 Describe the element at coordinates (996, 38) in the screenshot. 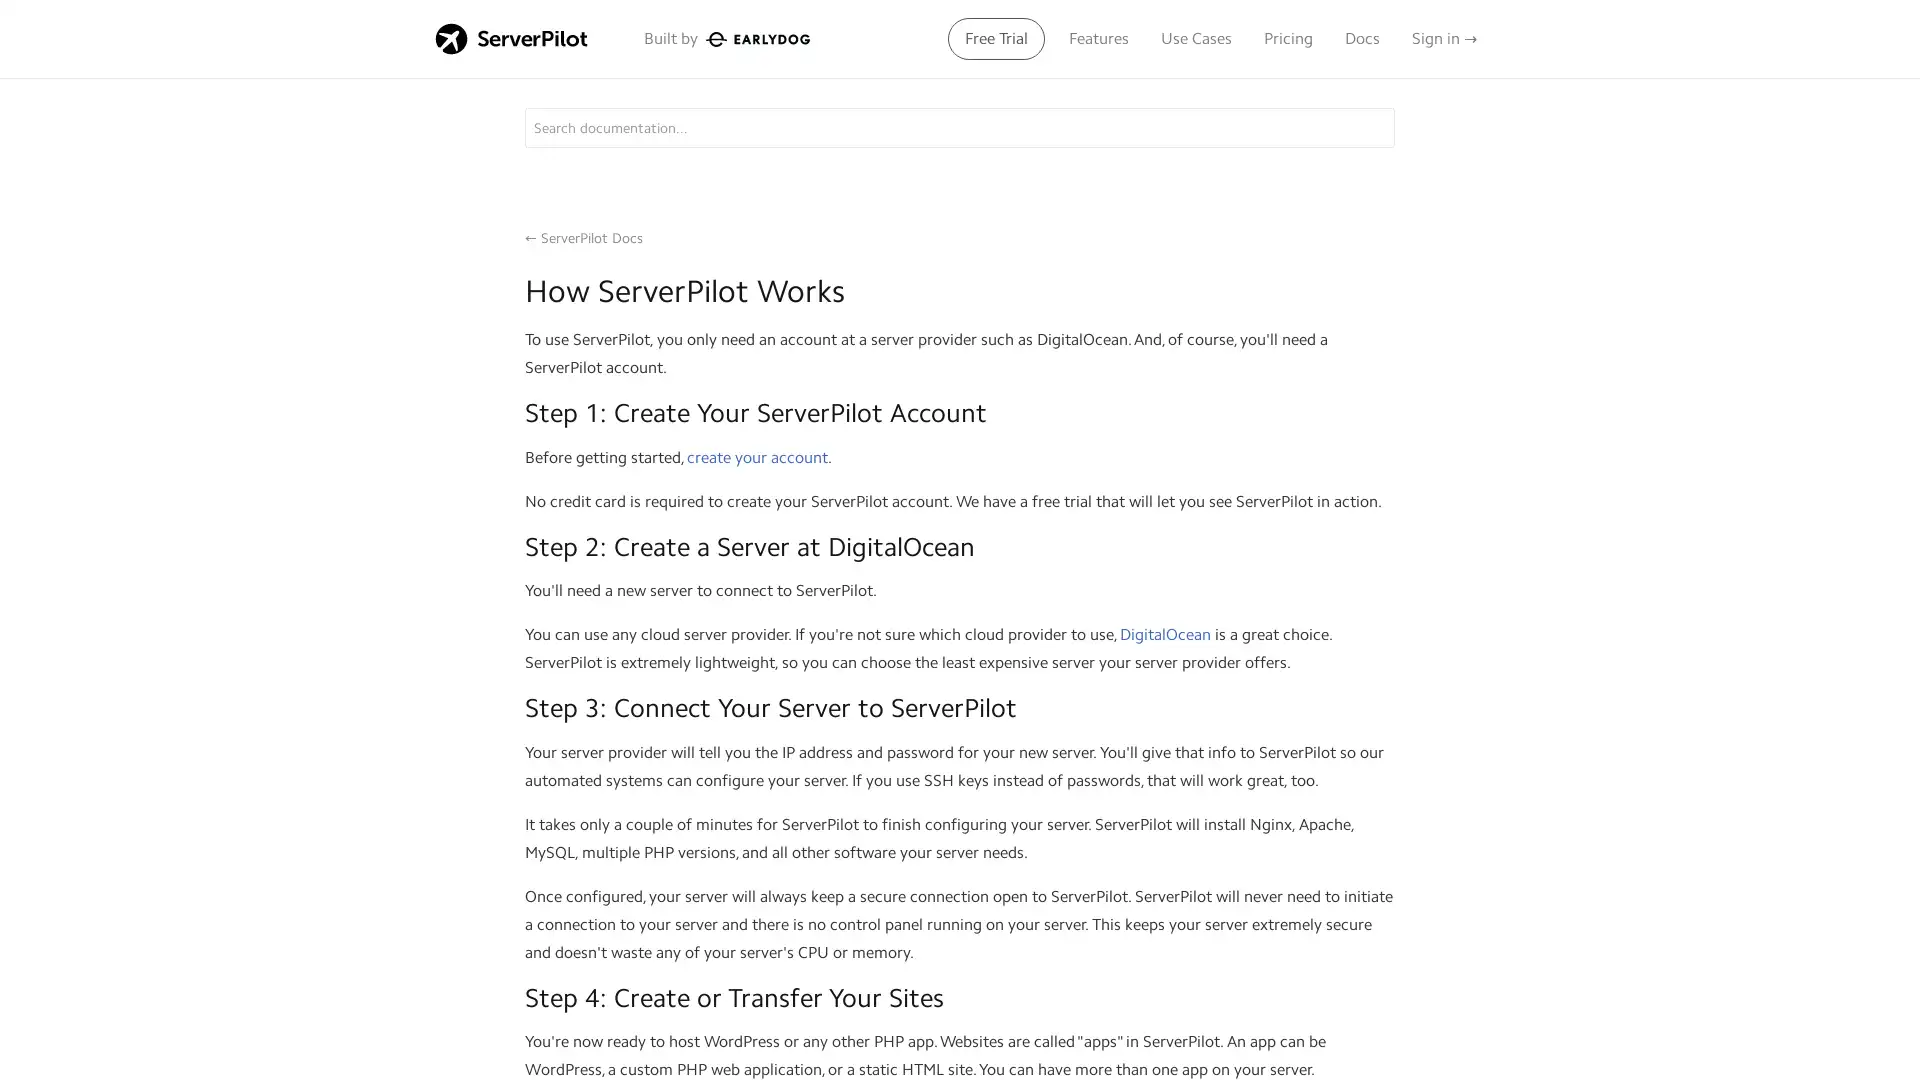

I see `Free Trial` at that location.